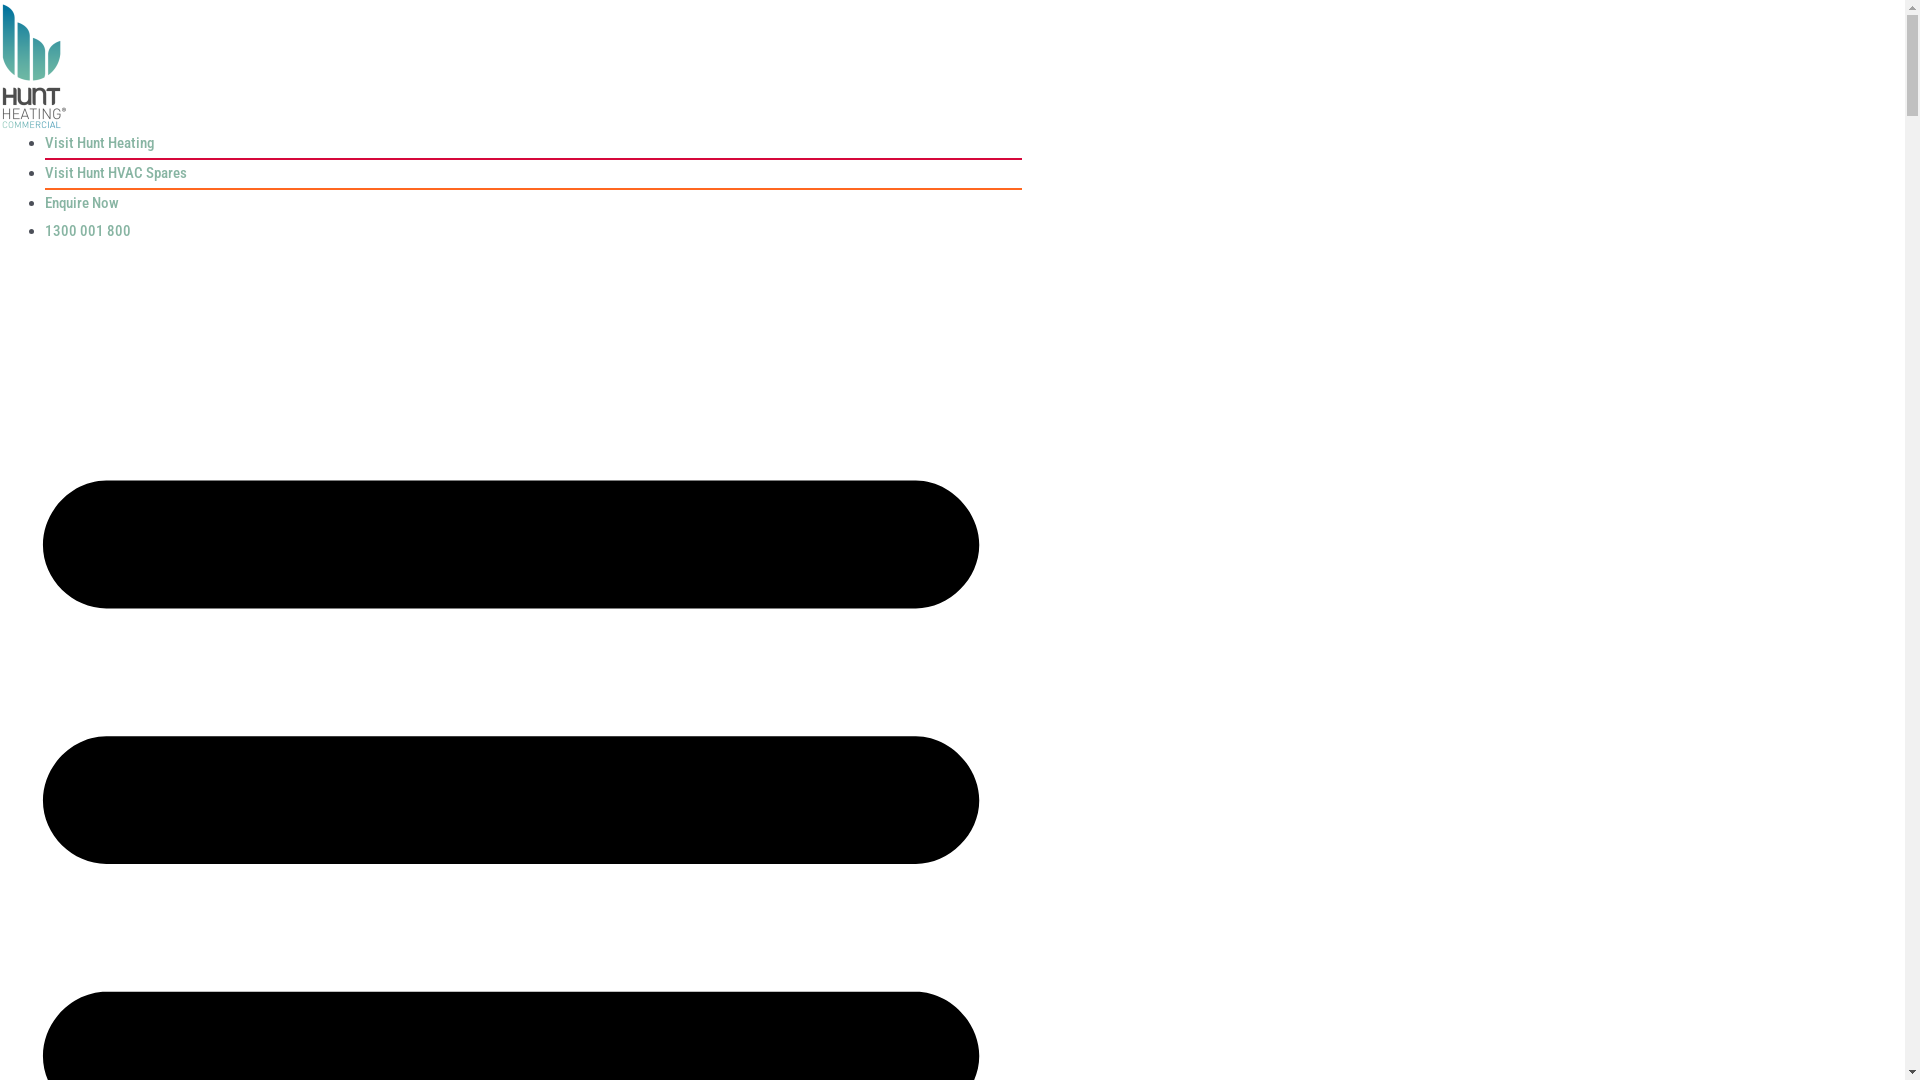  Describe the element at coordinates (98, 141) in the screenshot. I see `'Visit Hunt Heating'` at that location.